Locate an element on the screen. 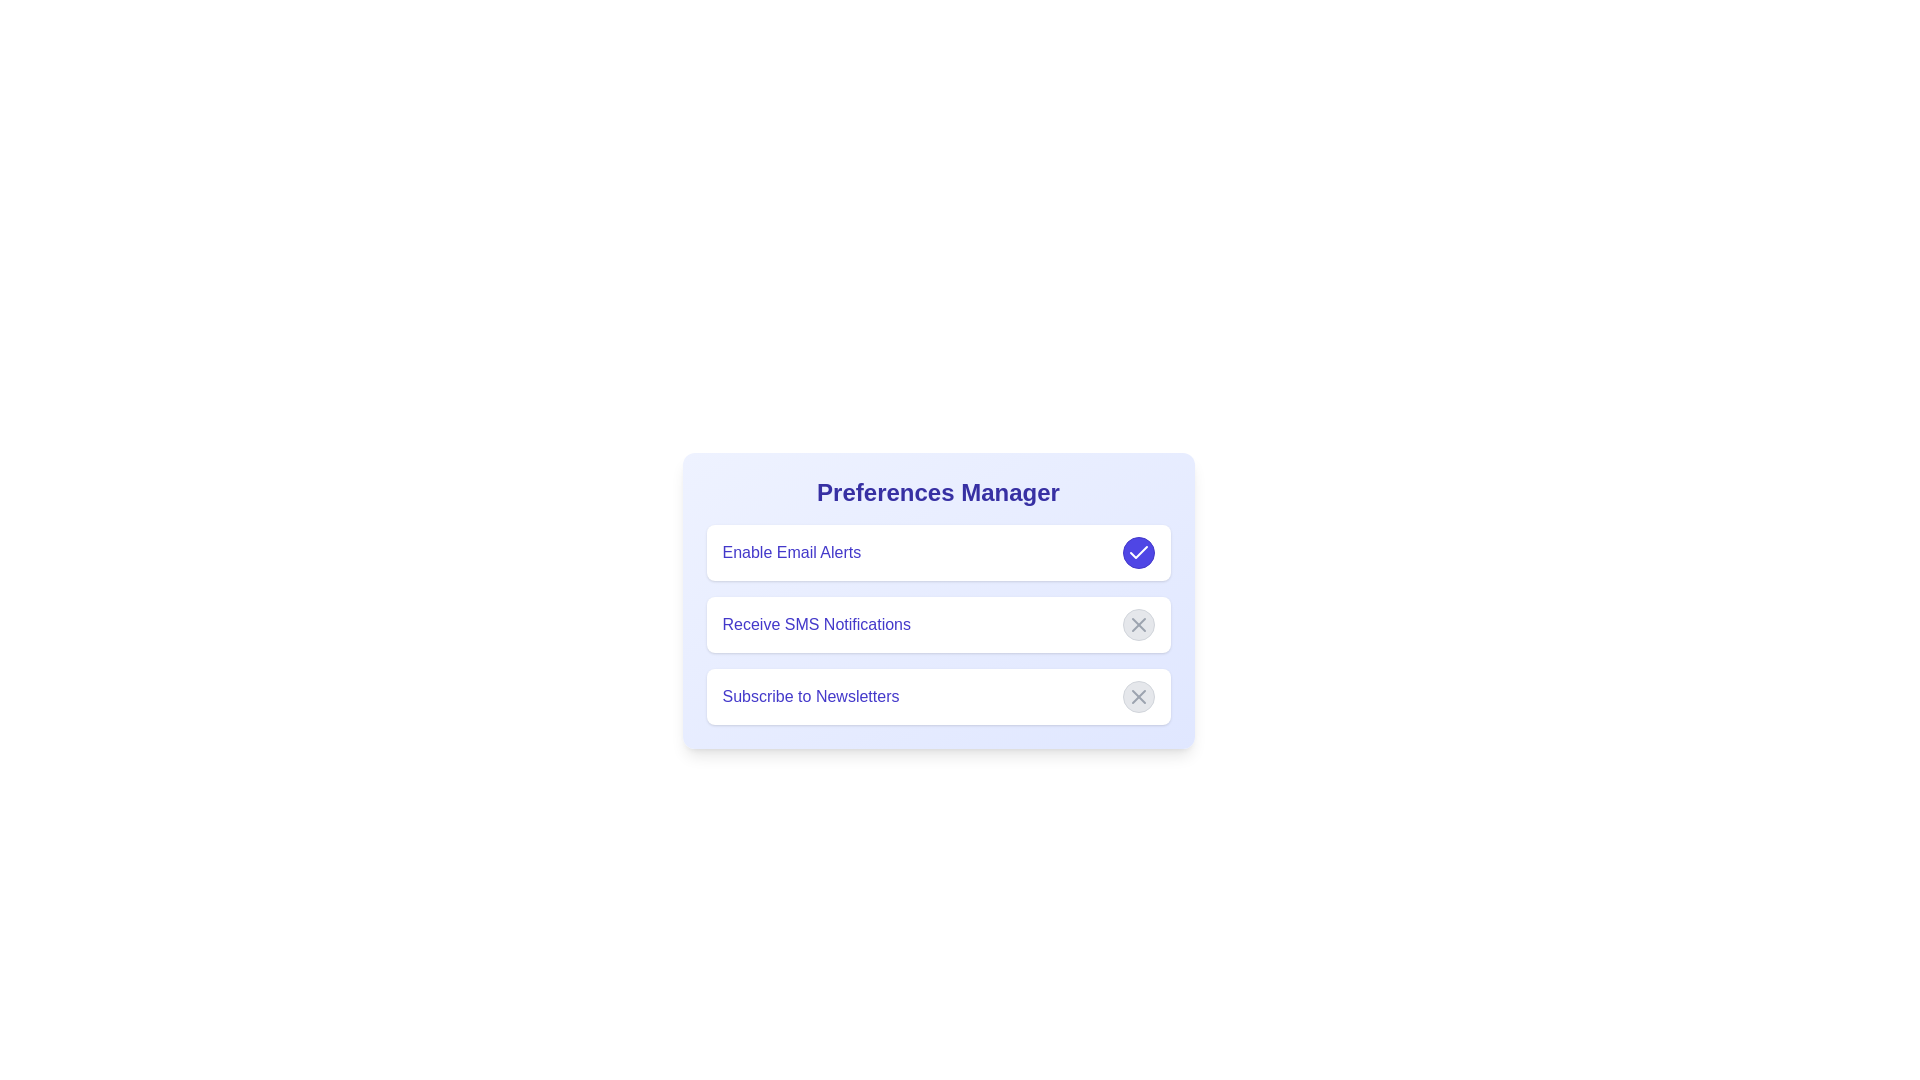 The width and height of the screenshot is (1920, 1080). the toggle button for 'Receive SMS Notifications' is located at coordinates (1138, 623).